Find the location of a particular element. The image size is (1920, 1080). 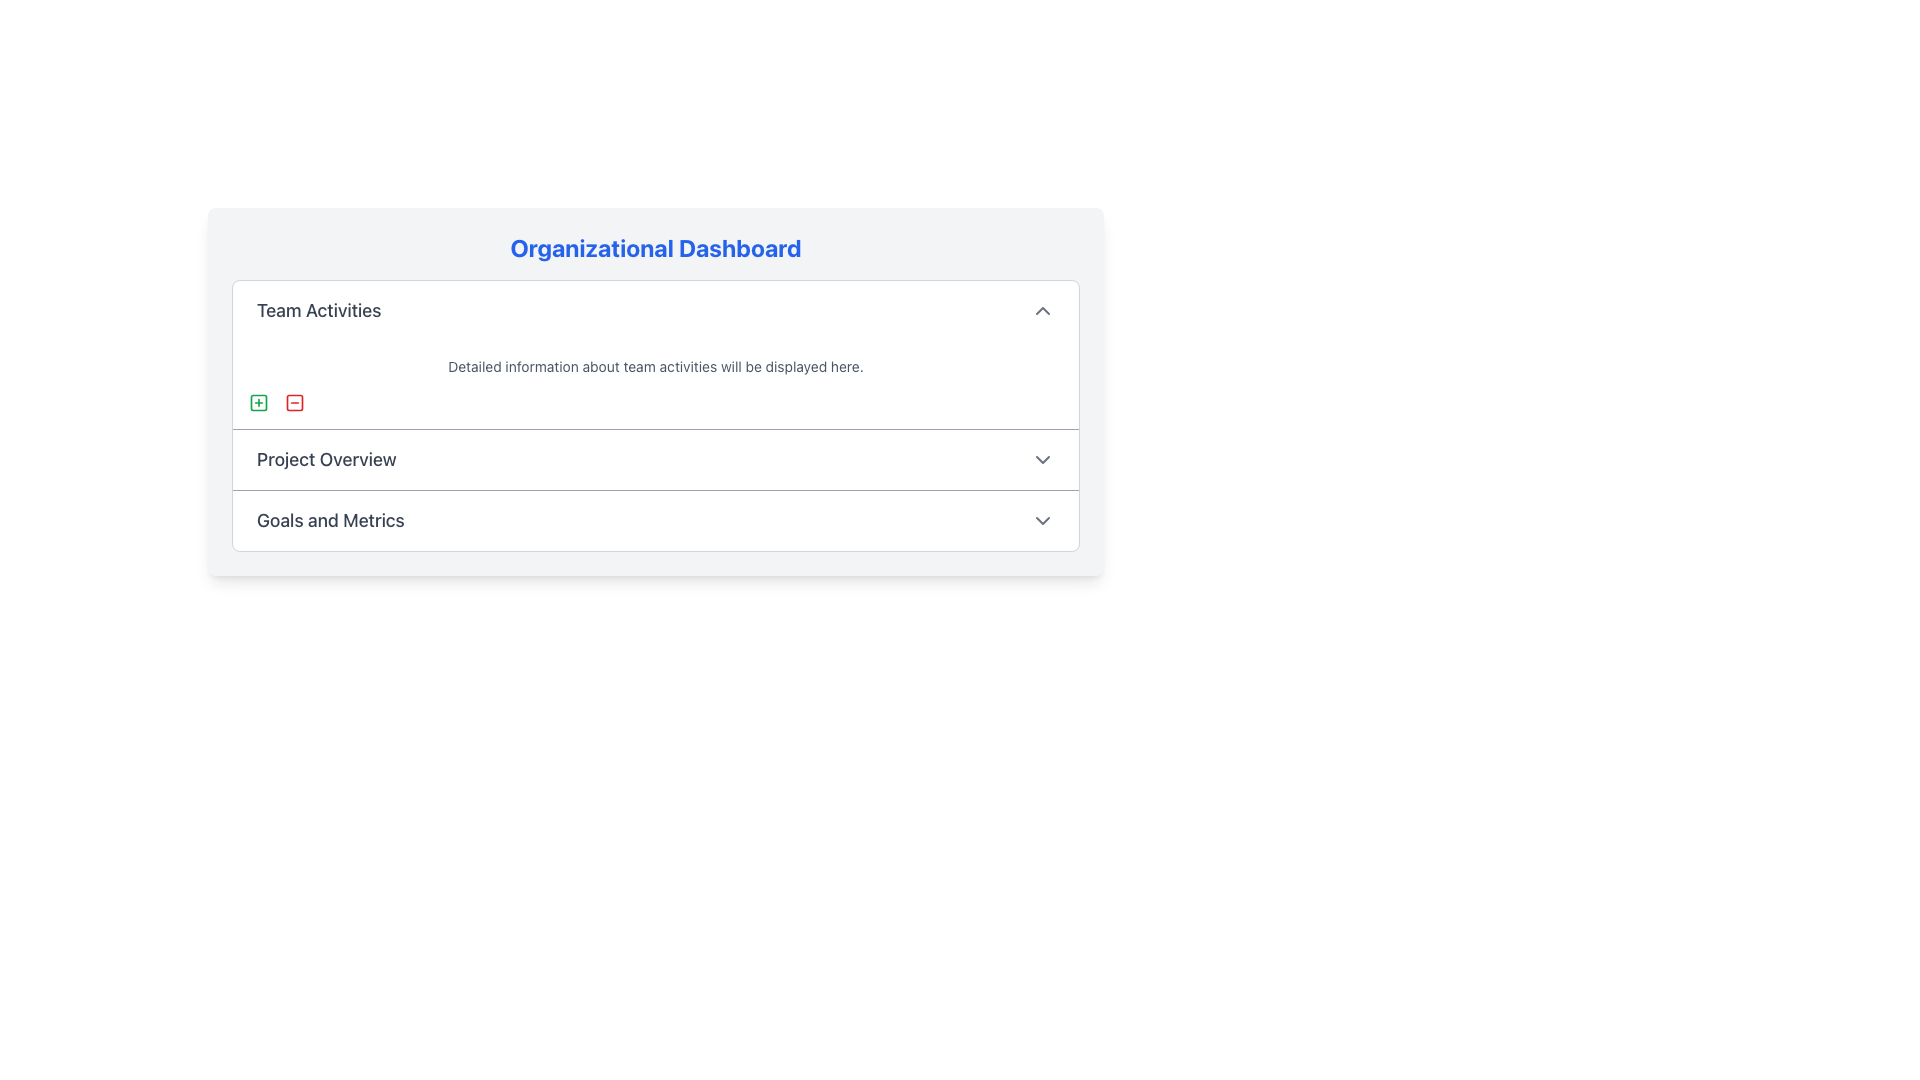

the 'minus' button located in the second position within the group of square icons under the 'Team Activities' section of the dashboard is located at coordinates (293, 402).